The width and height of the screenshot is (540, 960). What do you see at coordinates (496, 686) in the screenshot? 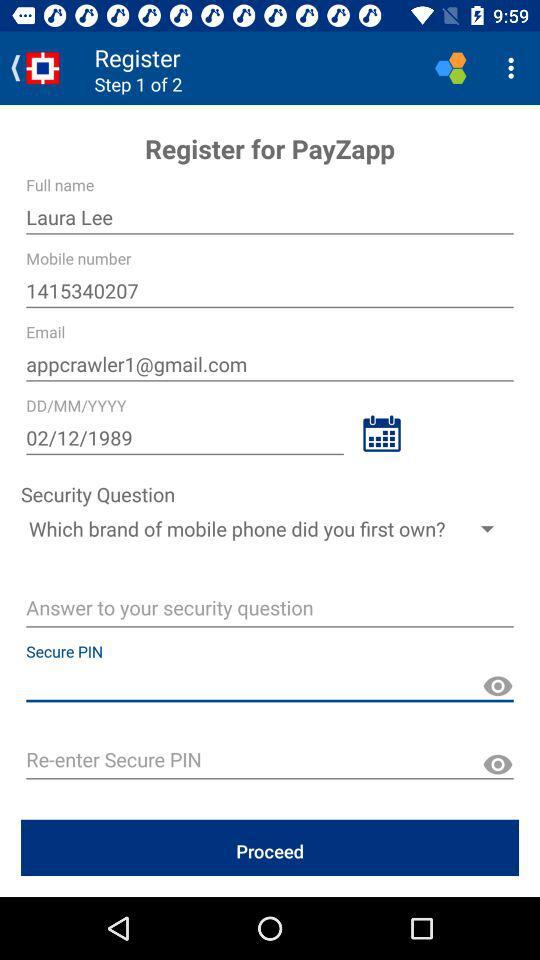
I see `the eye symbol where it says secure pin has to be entered` at bounding box center [496, 686].